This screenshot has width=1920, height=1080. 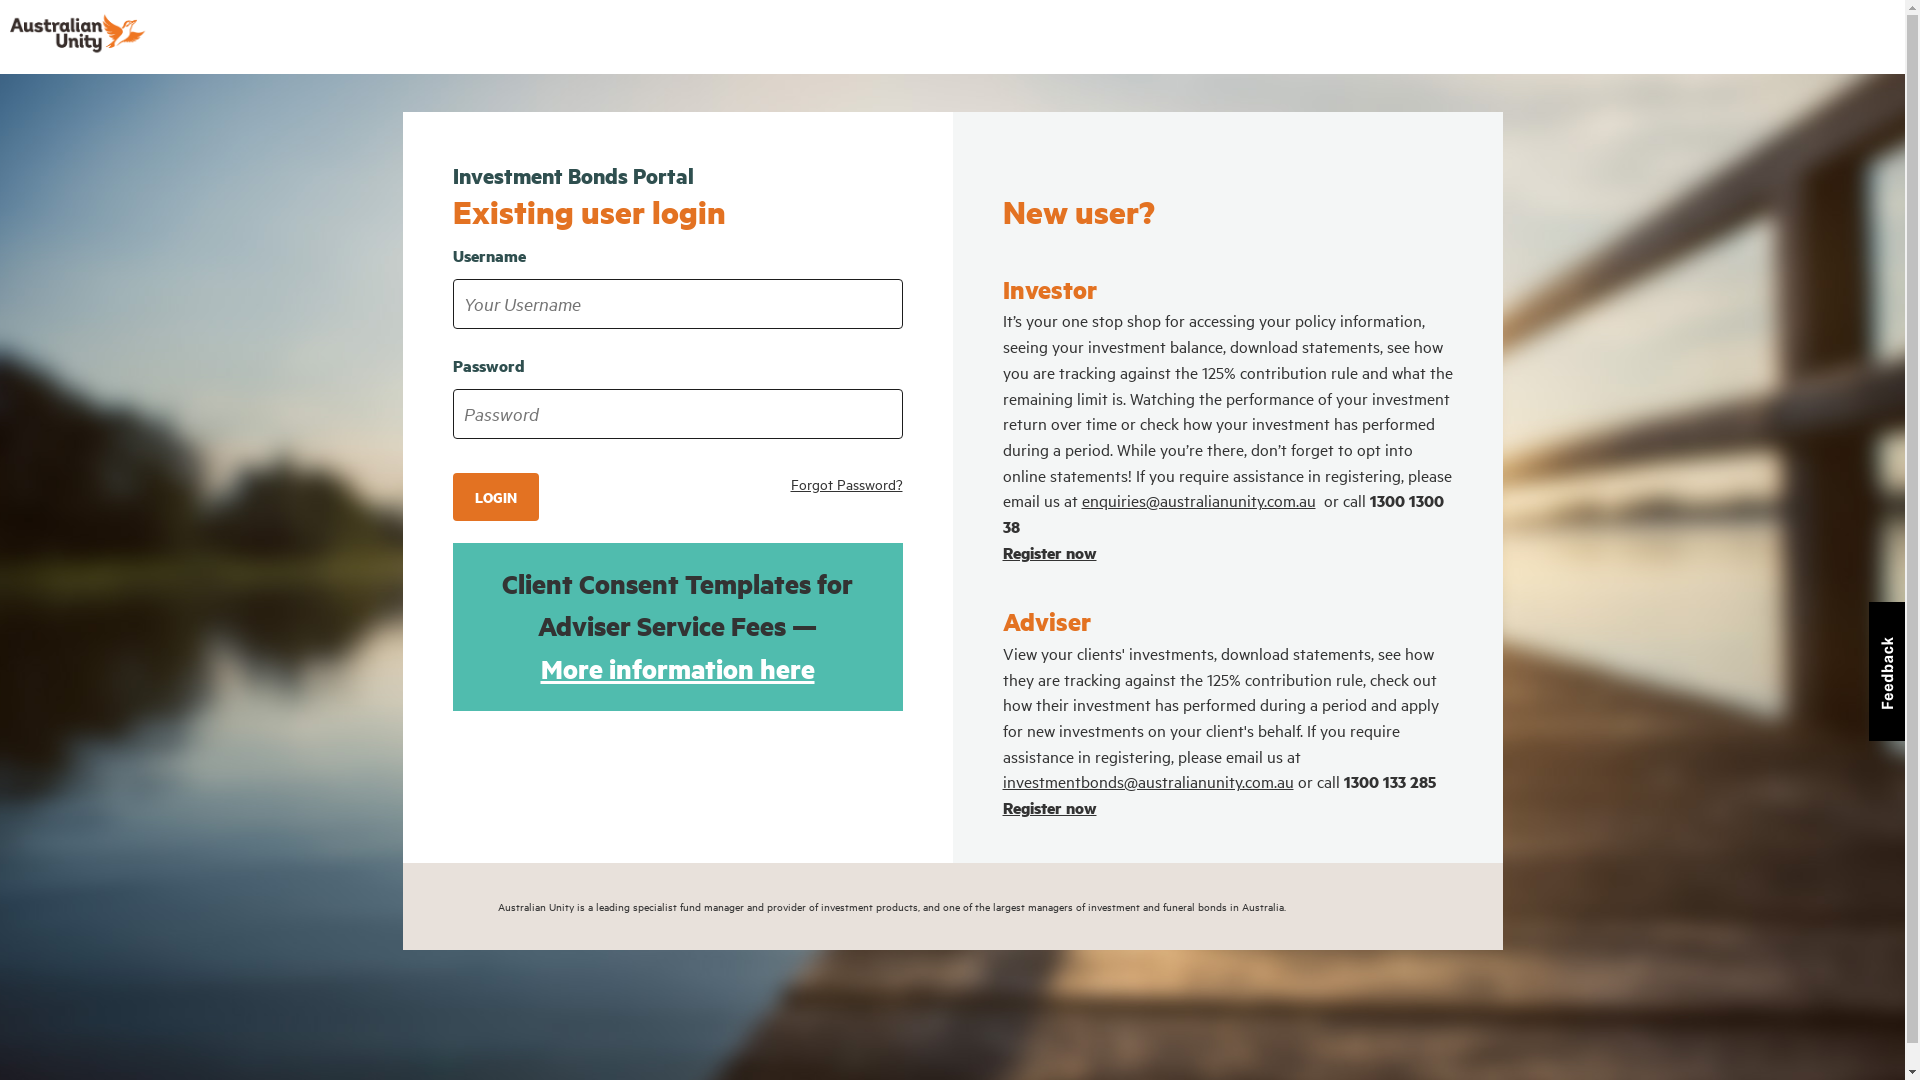 I want to click on 'investmentbonds@australianunity.com.au', so click(x=1147, y=779).